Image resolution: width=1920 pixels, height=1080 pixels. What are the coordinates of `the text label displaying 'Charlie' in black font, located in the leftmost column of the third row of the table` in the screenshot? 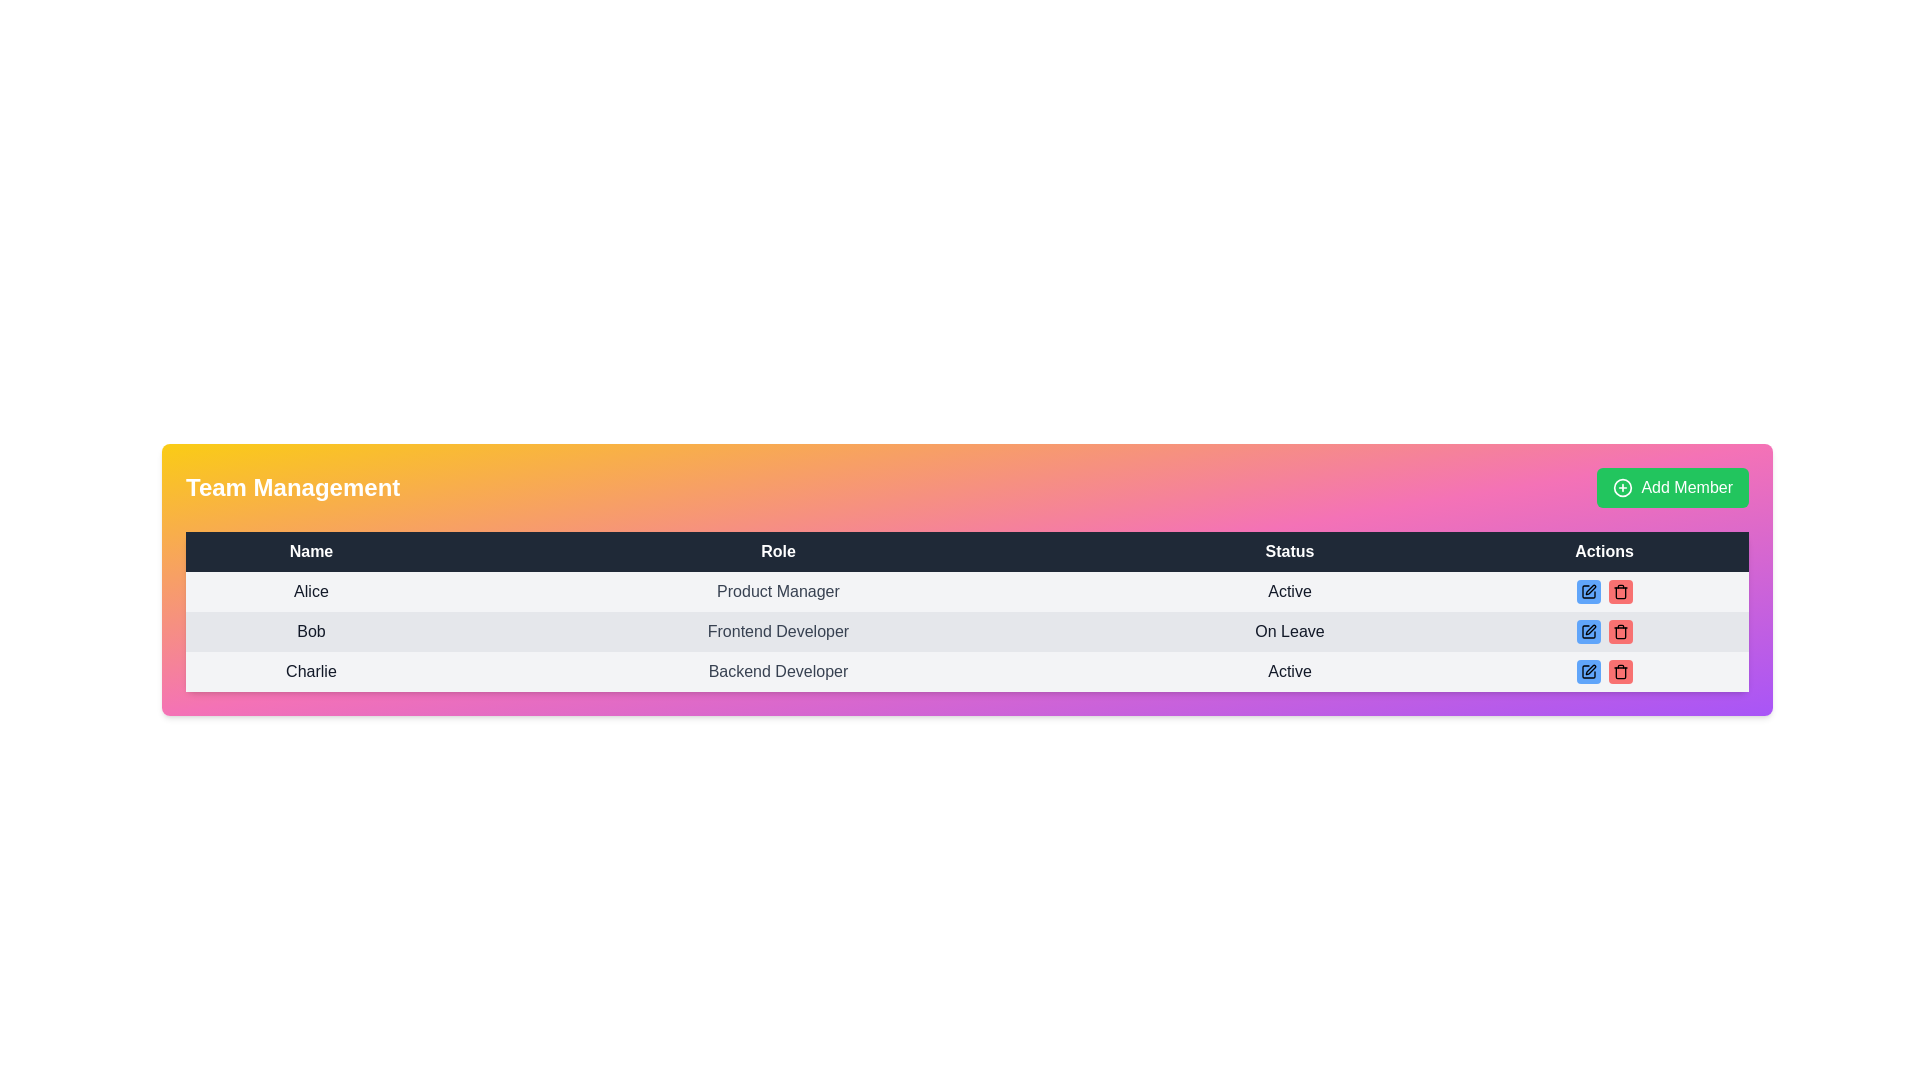 It's located at (310, 671).